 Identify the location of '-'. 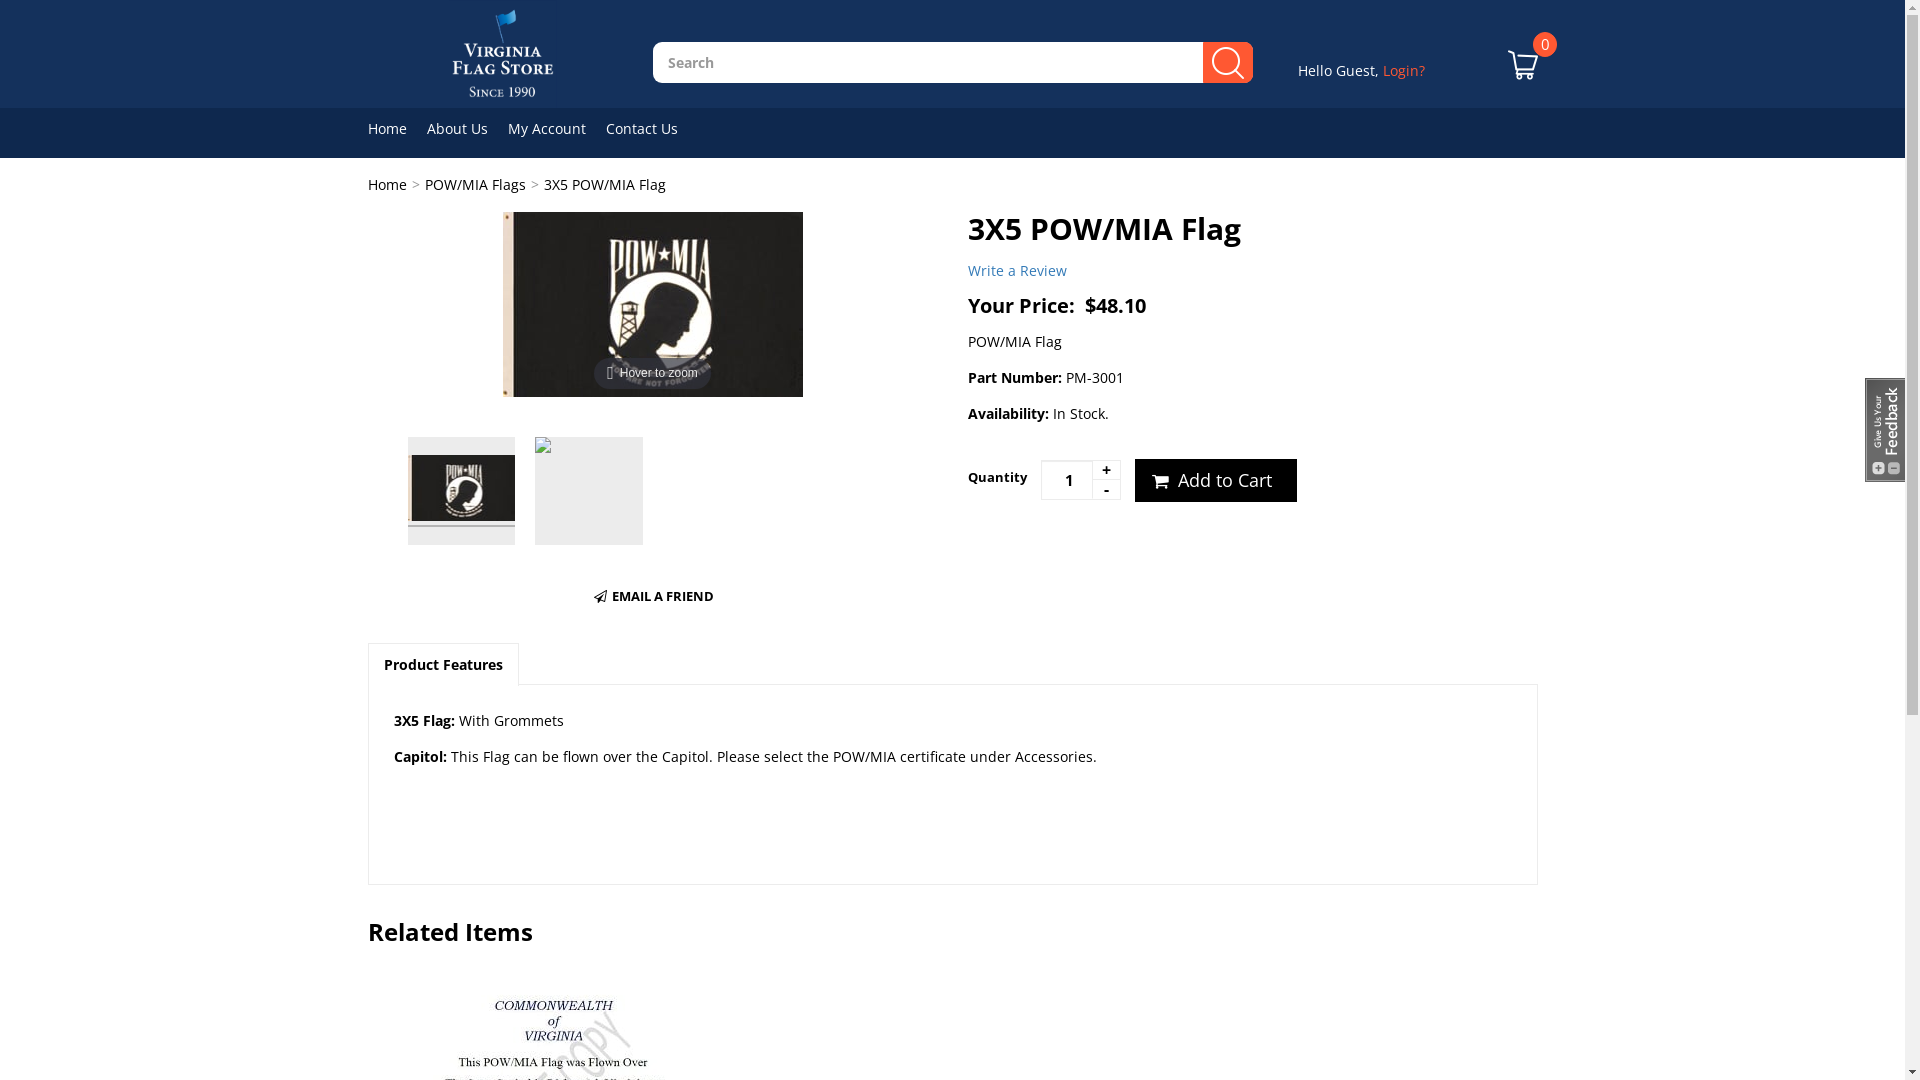
(1104, 489).